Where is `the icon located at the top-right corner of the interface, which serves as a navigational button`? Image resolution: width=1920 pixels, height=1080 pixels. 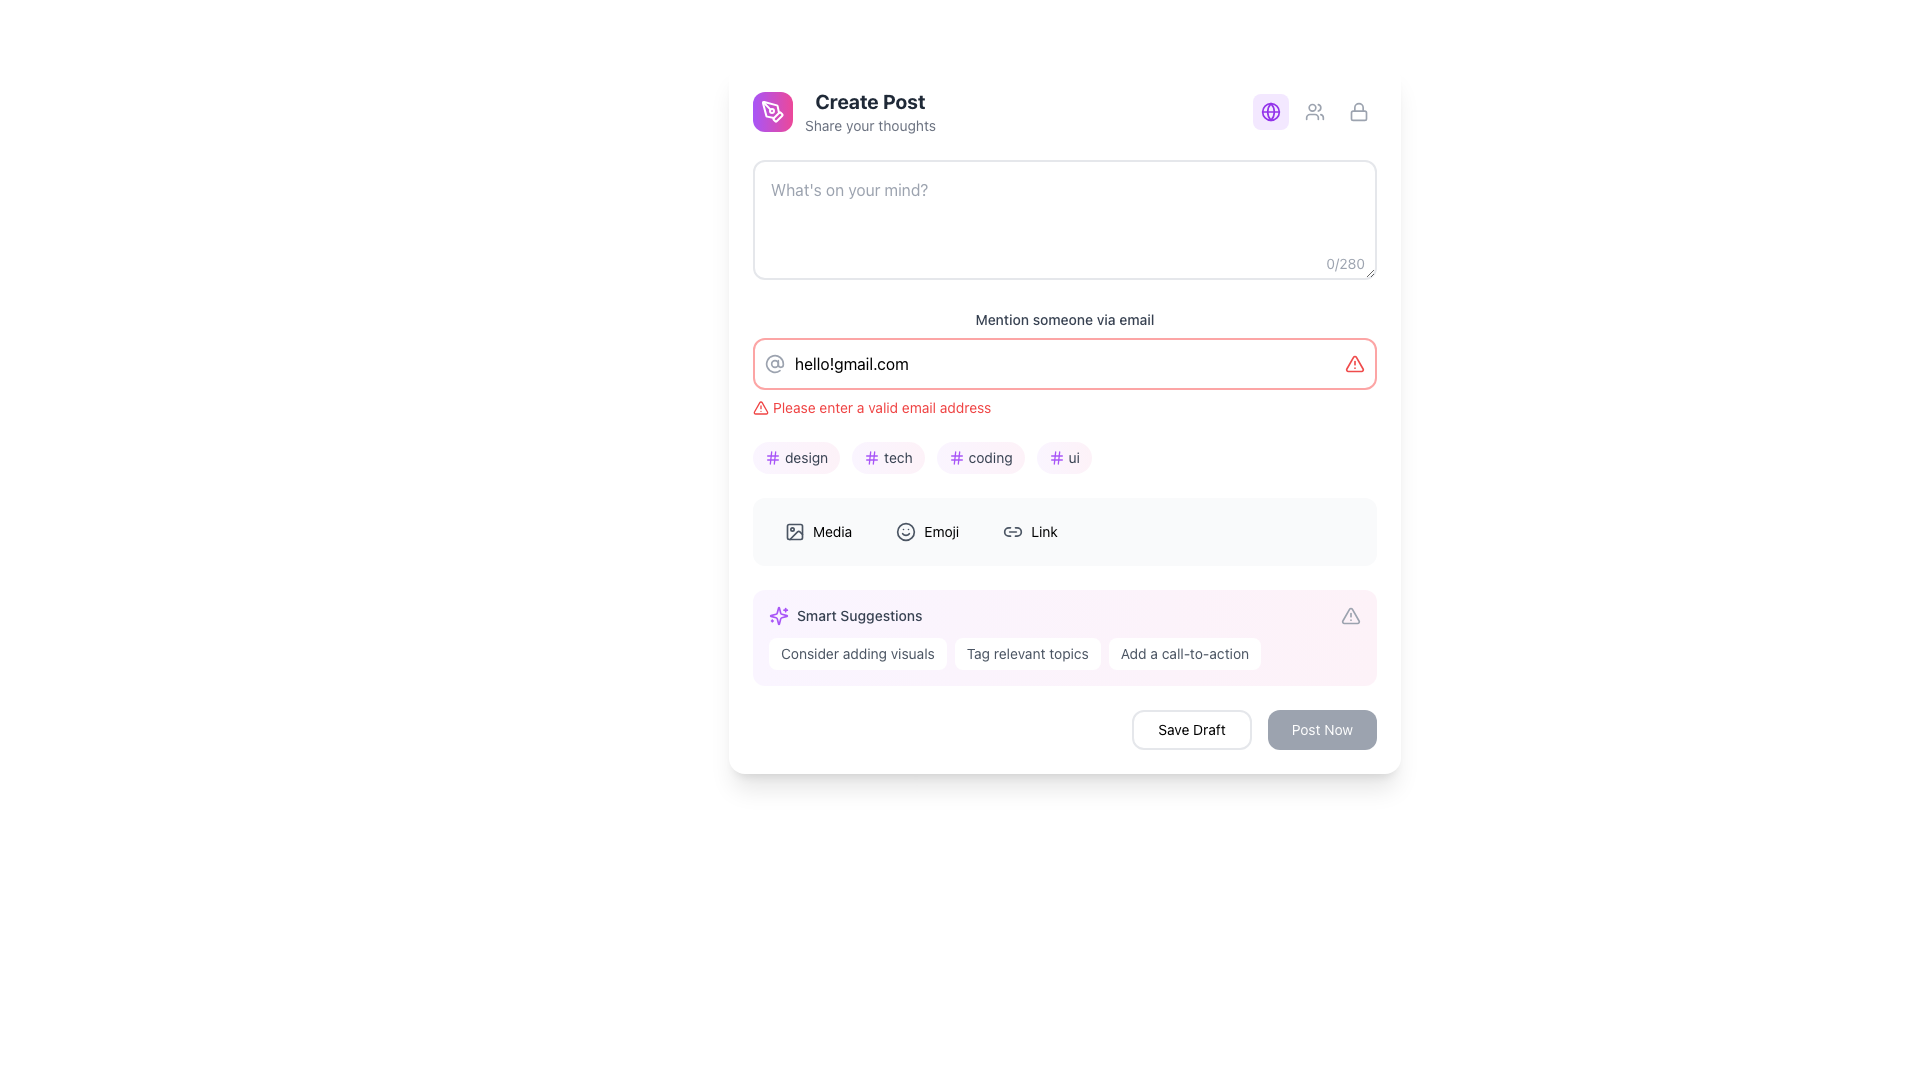 the icon located at the top-right corner of the interface, which serves as a navigational button is located at coordinates (1270, 111).